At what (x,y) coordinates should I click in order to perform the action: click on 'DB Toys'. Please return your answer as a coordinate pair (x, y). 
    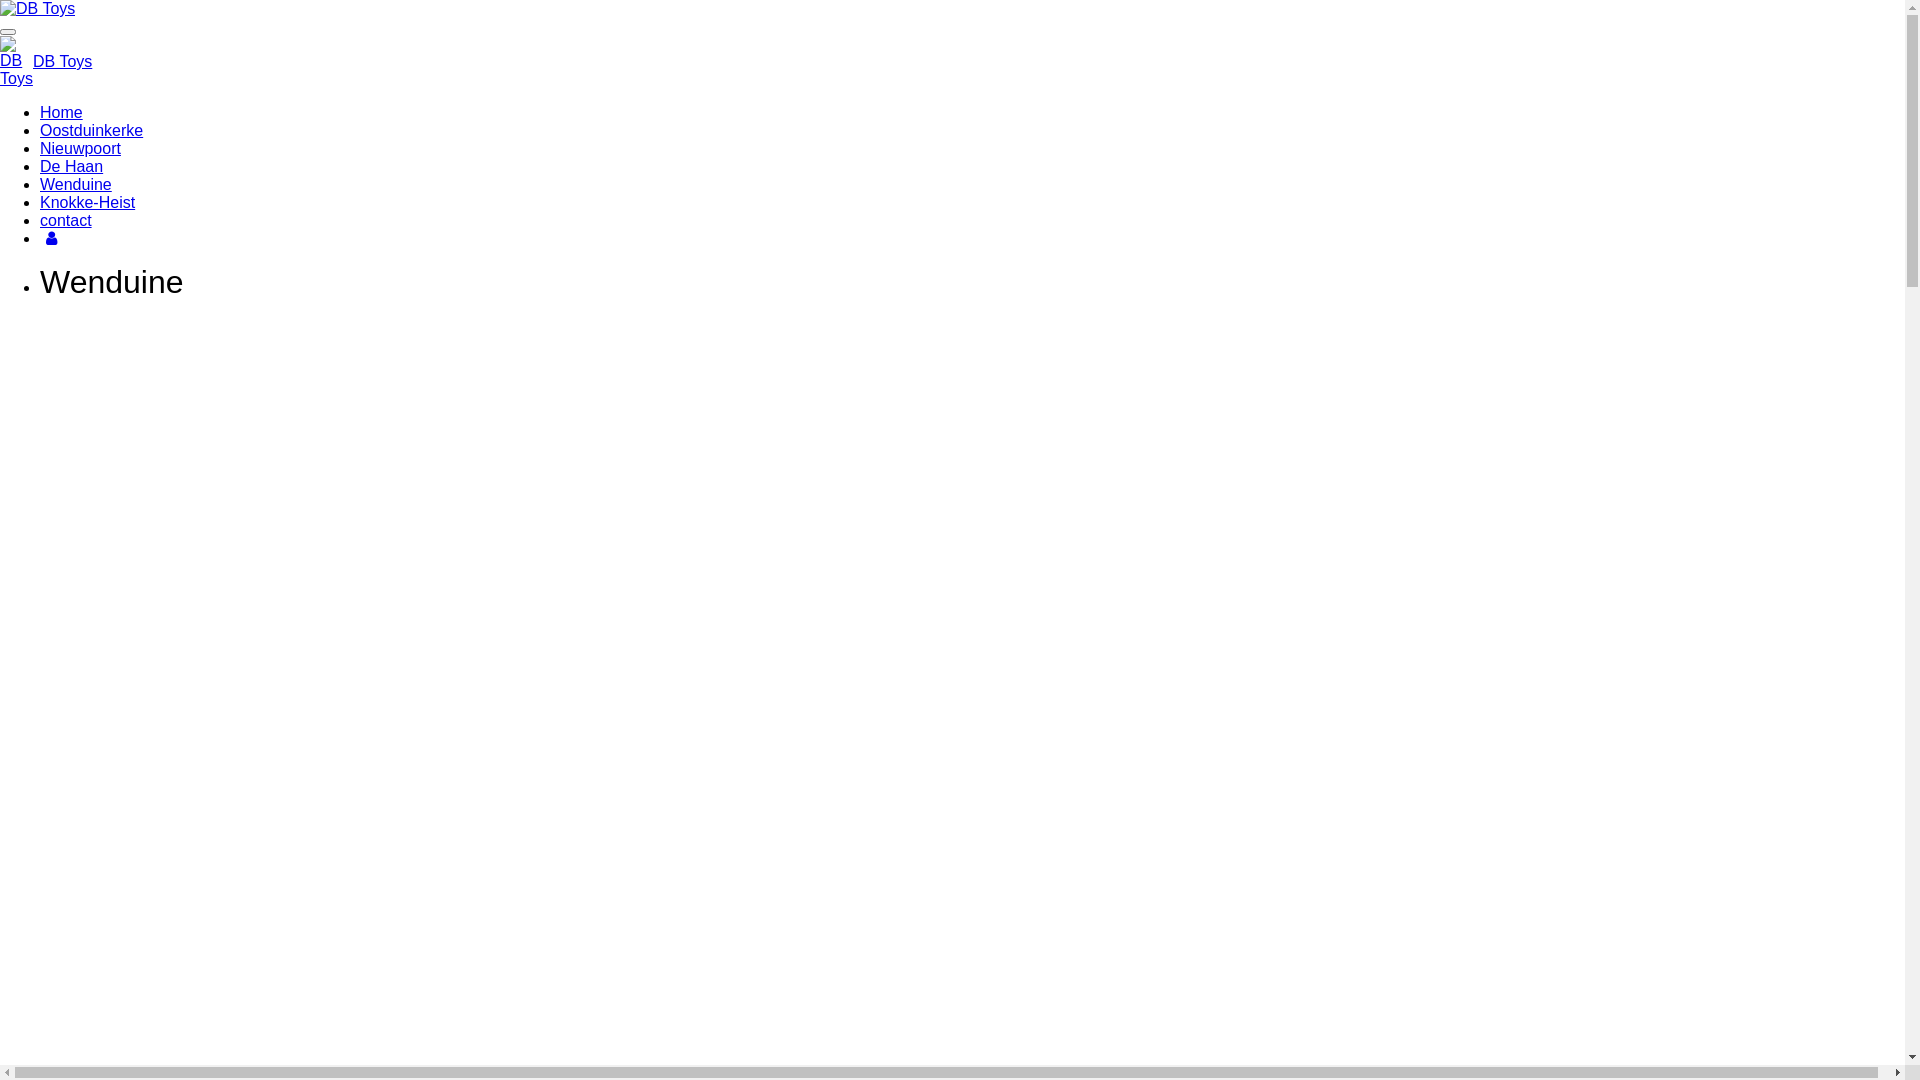
    Looking at the image, I should click on (16, 60).